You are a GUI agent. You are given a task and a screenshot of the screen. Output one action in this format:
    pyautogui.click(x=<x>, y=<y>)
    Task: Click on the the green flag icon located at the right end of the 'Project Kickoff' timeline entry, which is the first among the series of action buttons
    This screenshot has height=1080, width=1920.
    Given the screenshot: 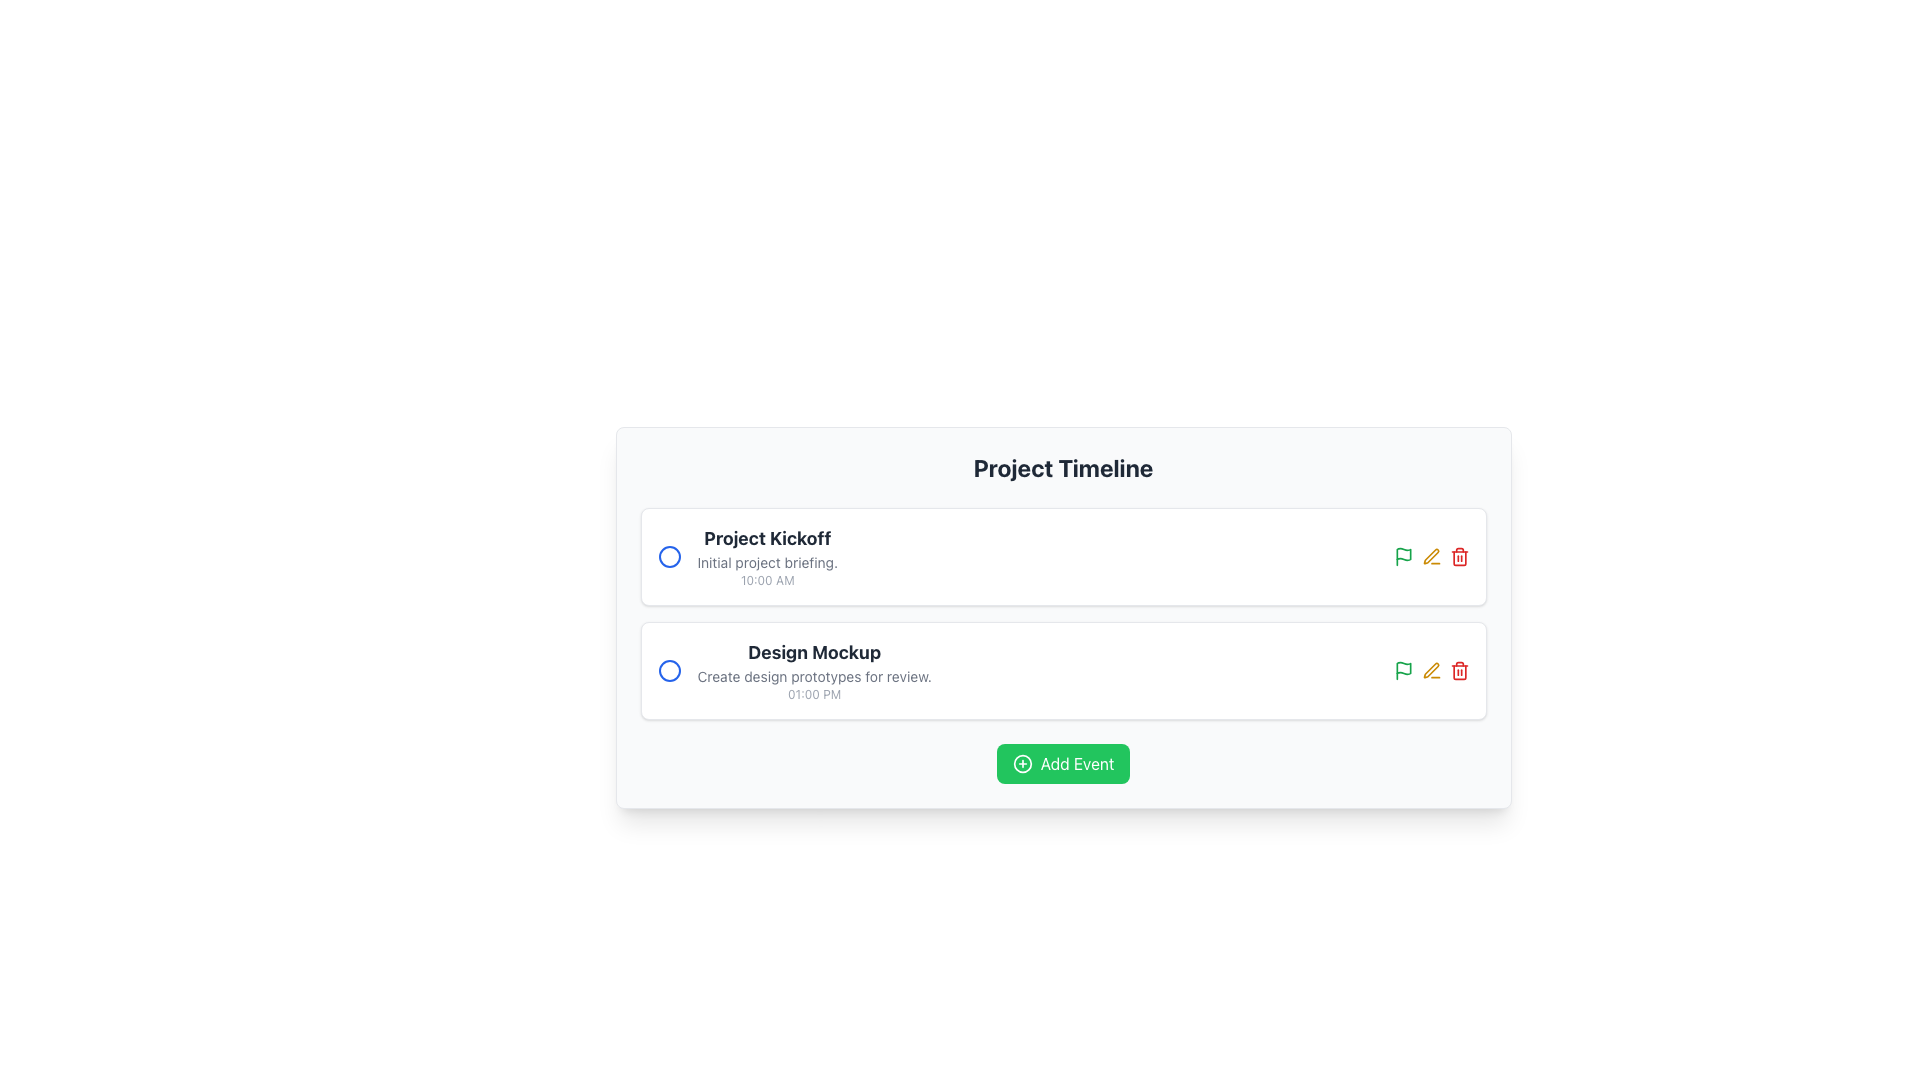 What is the action you would take?
    pyautogui.click(x=1402, y=668)
    